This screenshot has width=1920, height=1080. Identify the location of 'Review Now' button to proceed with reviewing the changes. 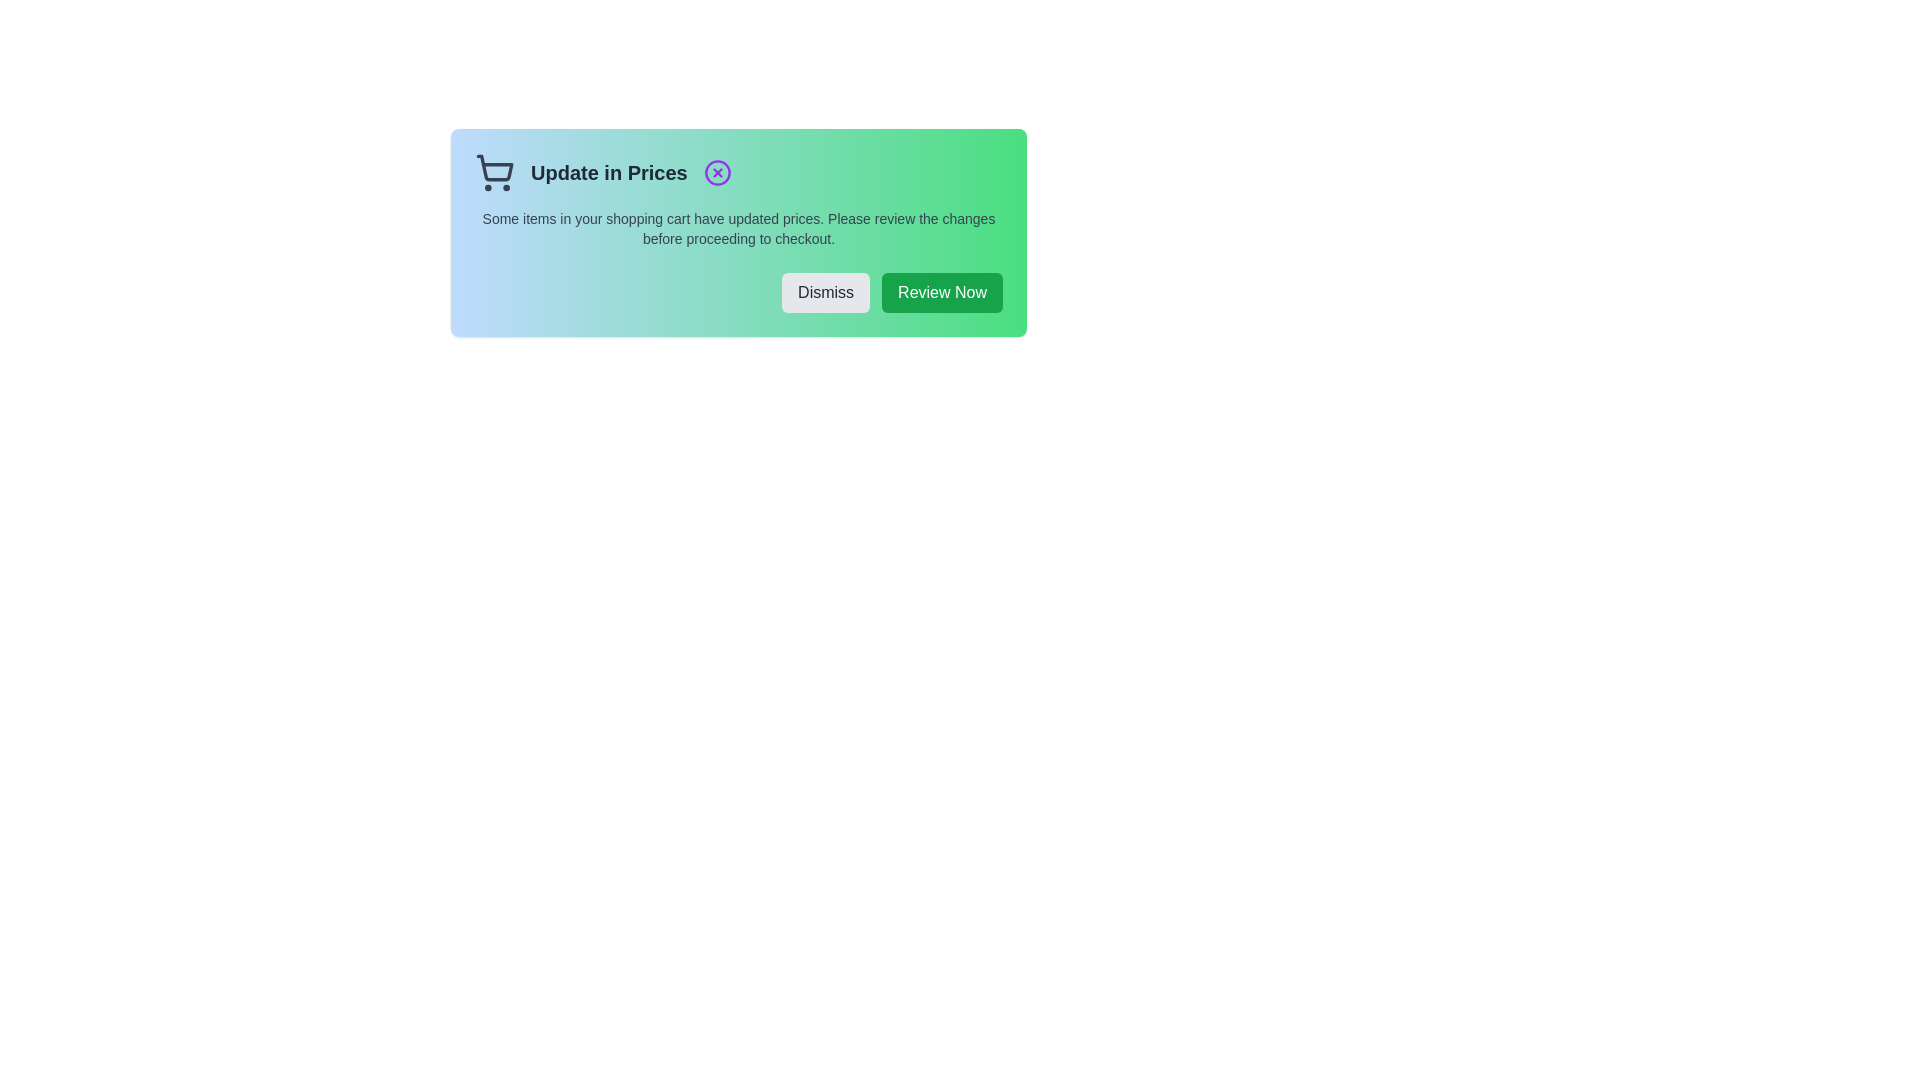
(940, 293).